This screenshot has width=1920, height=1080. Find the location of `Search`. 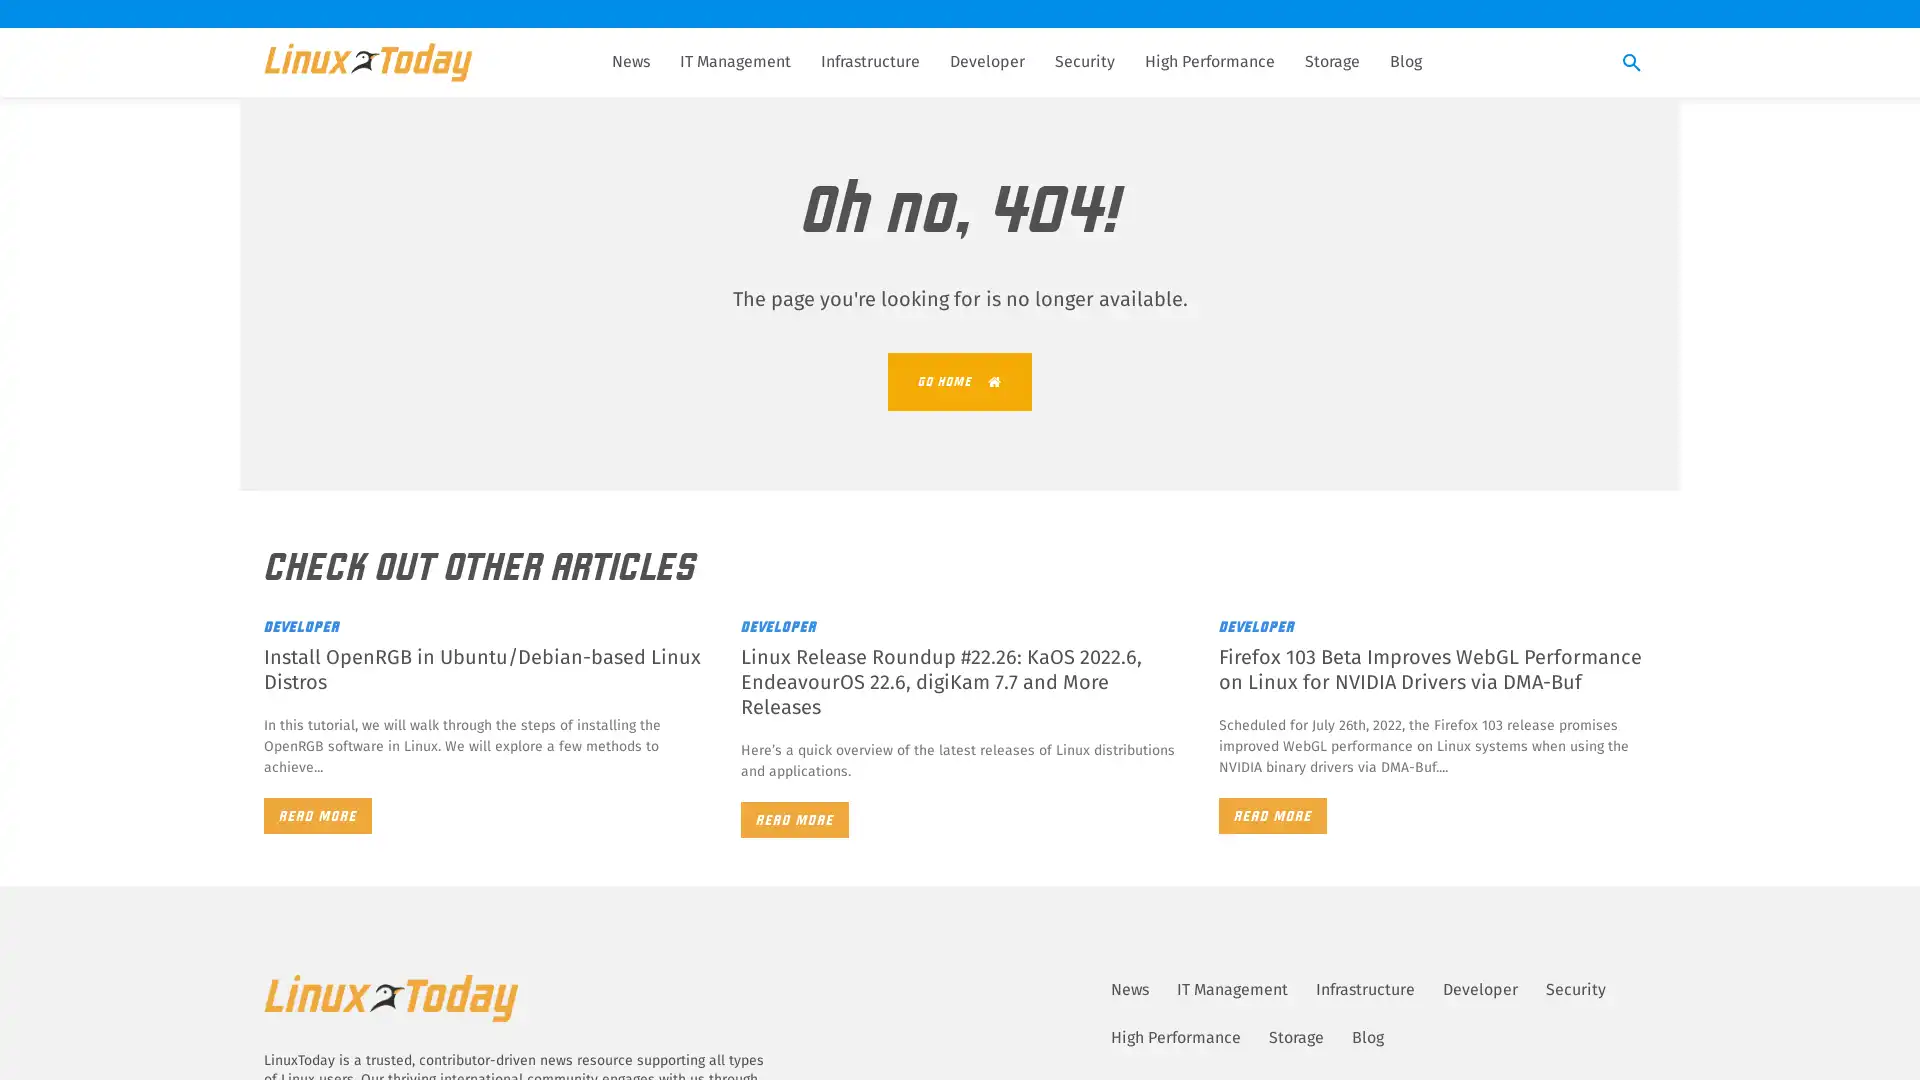

Search is located at coordinates (1632, 63).